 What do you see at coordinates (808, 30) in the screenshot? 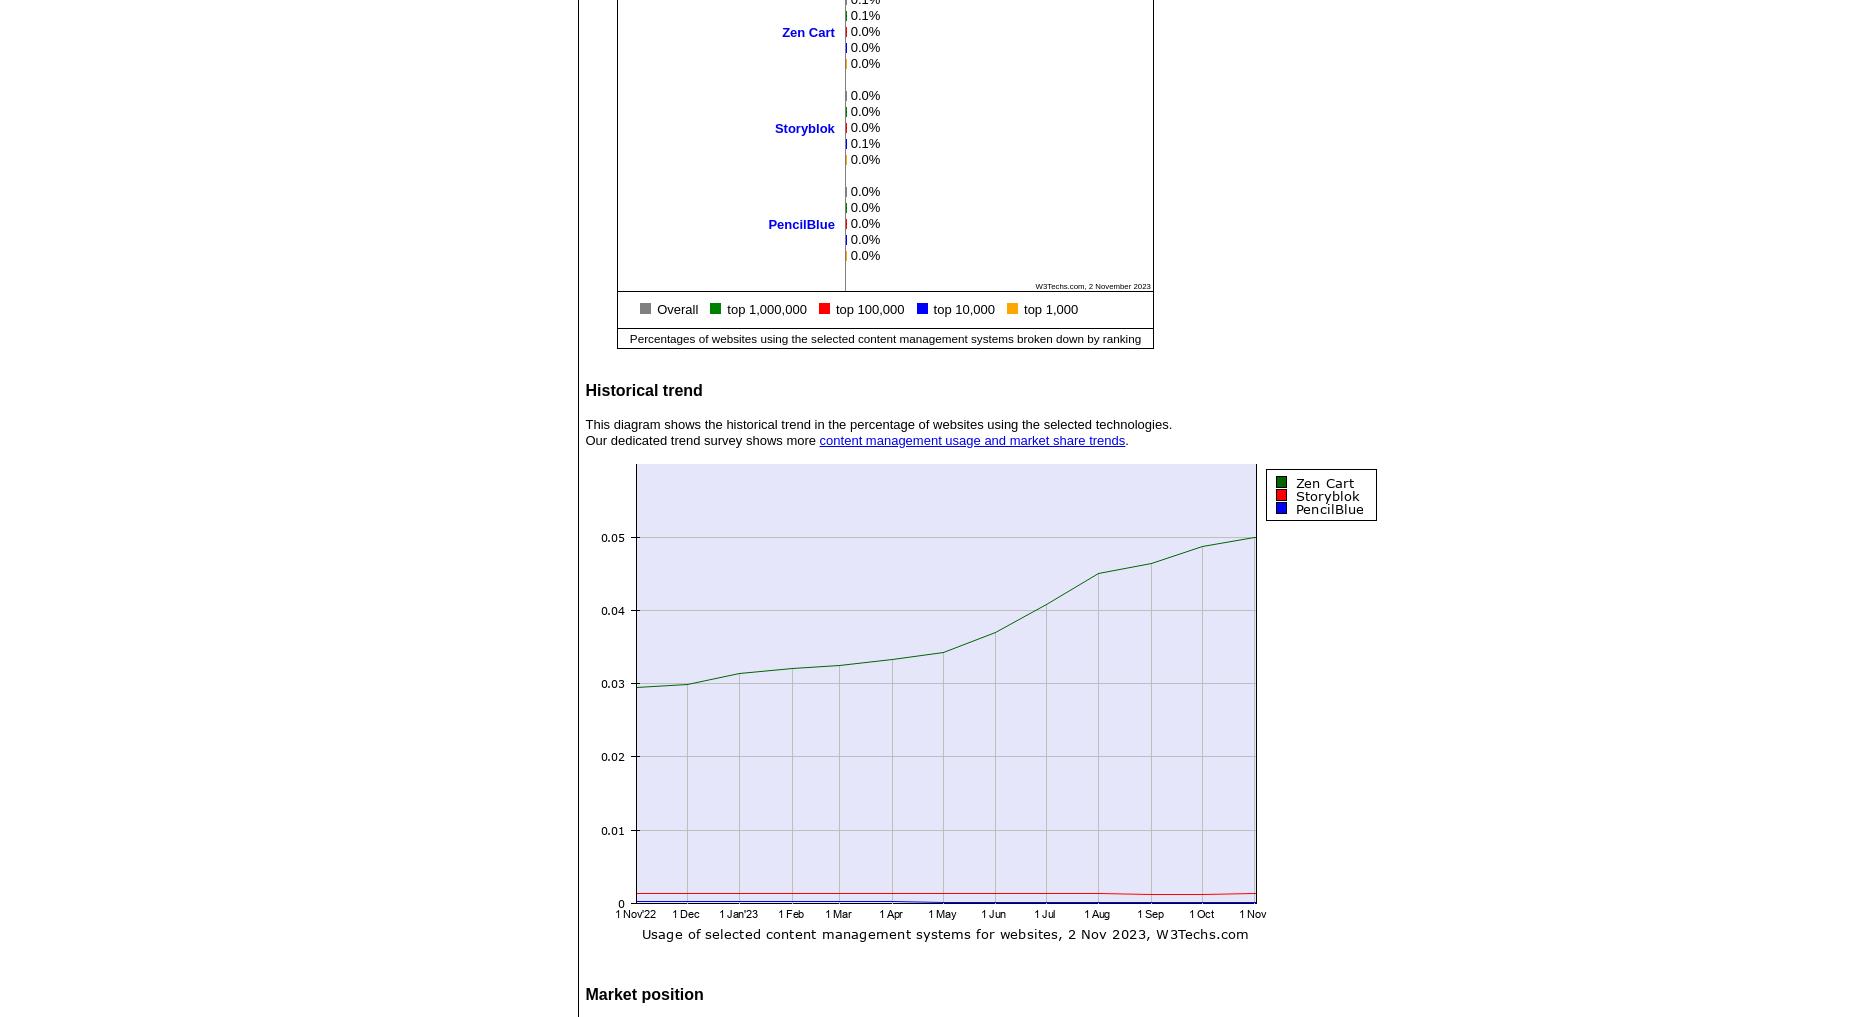
I see `'Zen Cart'` at bounding box center [808, 30].